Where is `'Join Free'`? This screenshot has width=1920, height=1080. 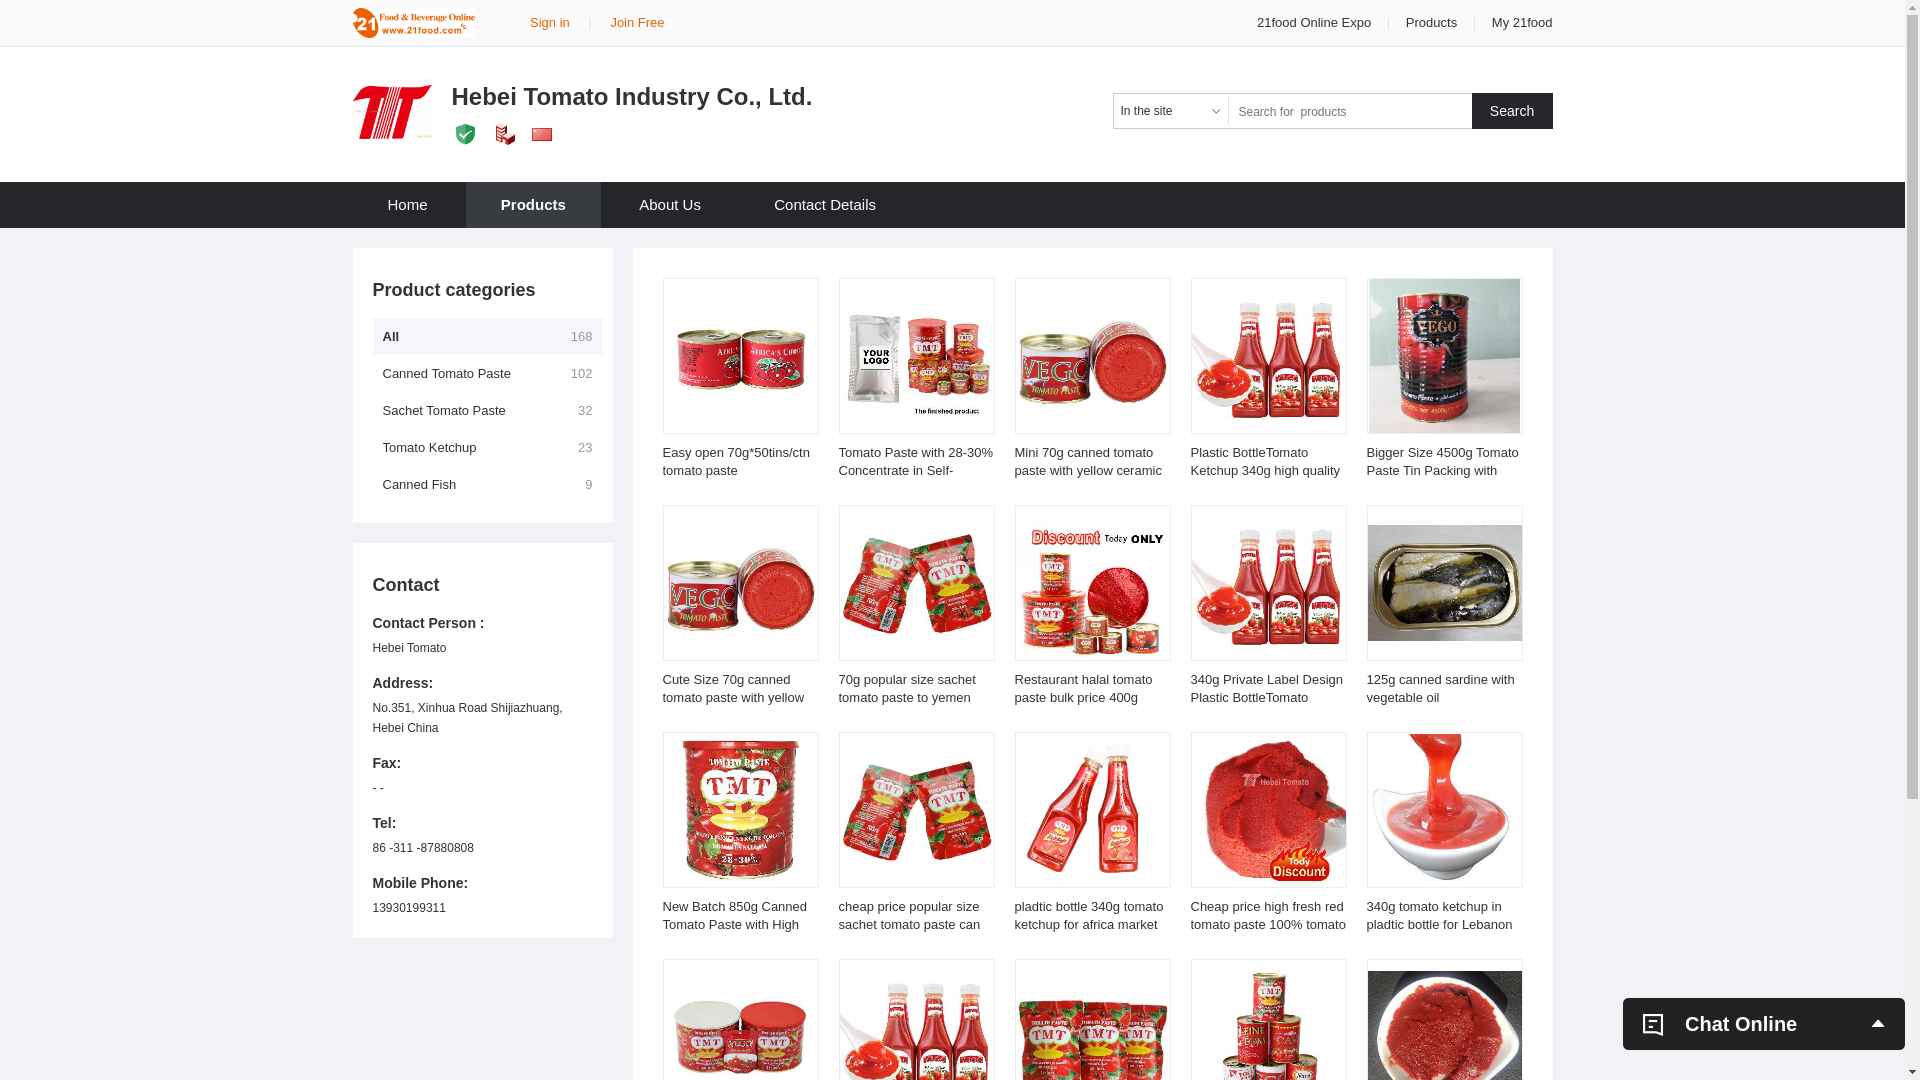 'Join Free' is located at coordinates (636, 22).